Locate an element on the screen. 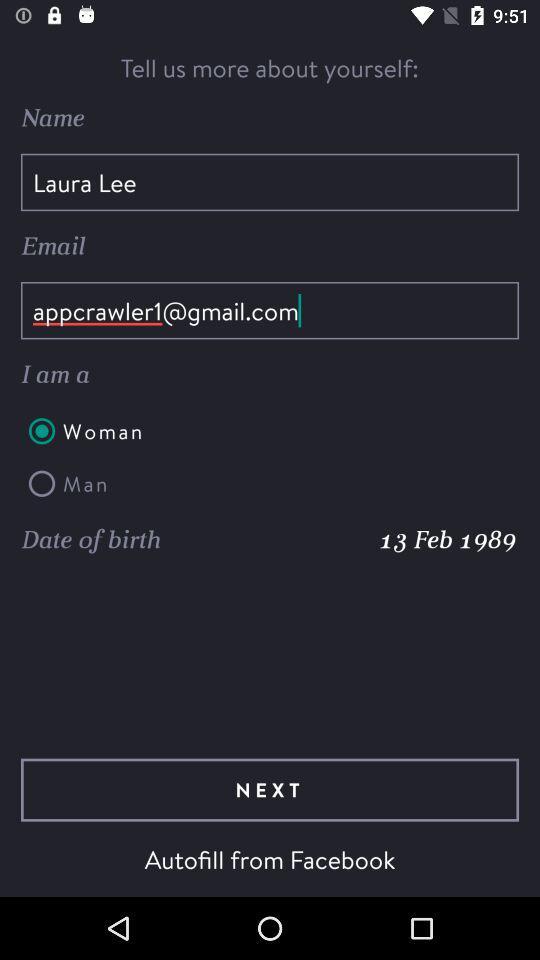  item above autofill from facebook icon is located at coordinates (270, 790).